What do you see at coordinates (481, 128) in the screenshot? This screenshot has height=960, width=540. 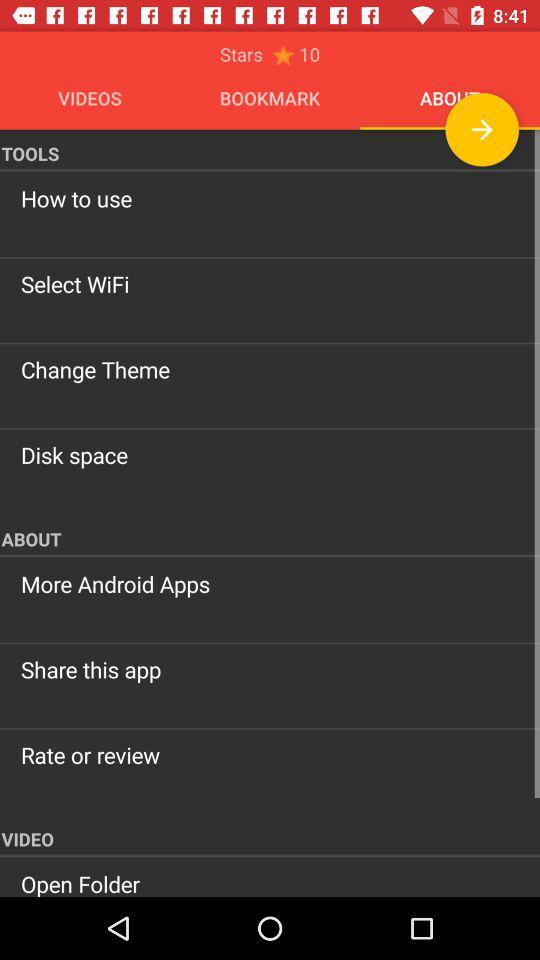 I see `next` at bounding box center [481, 128].